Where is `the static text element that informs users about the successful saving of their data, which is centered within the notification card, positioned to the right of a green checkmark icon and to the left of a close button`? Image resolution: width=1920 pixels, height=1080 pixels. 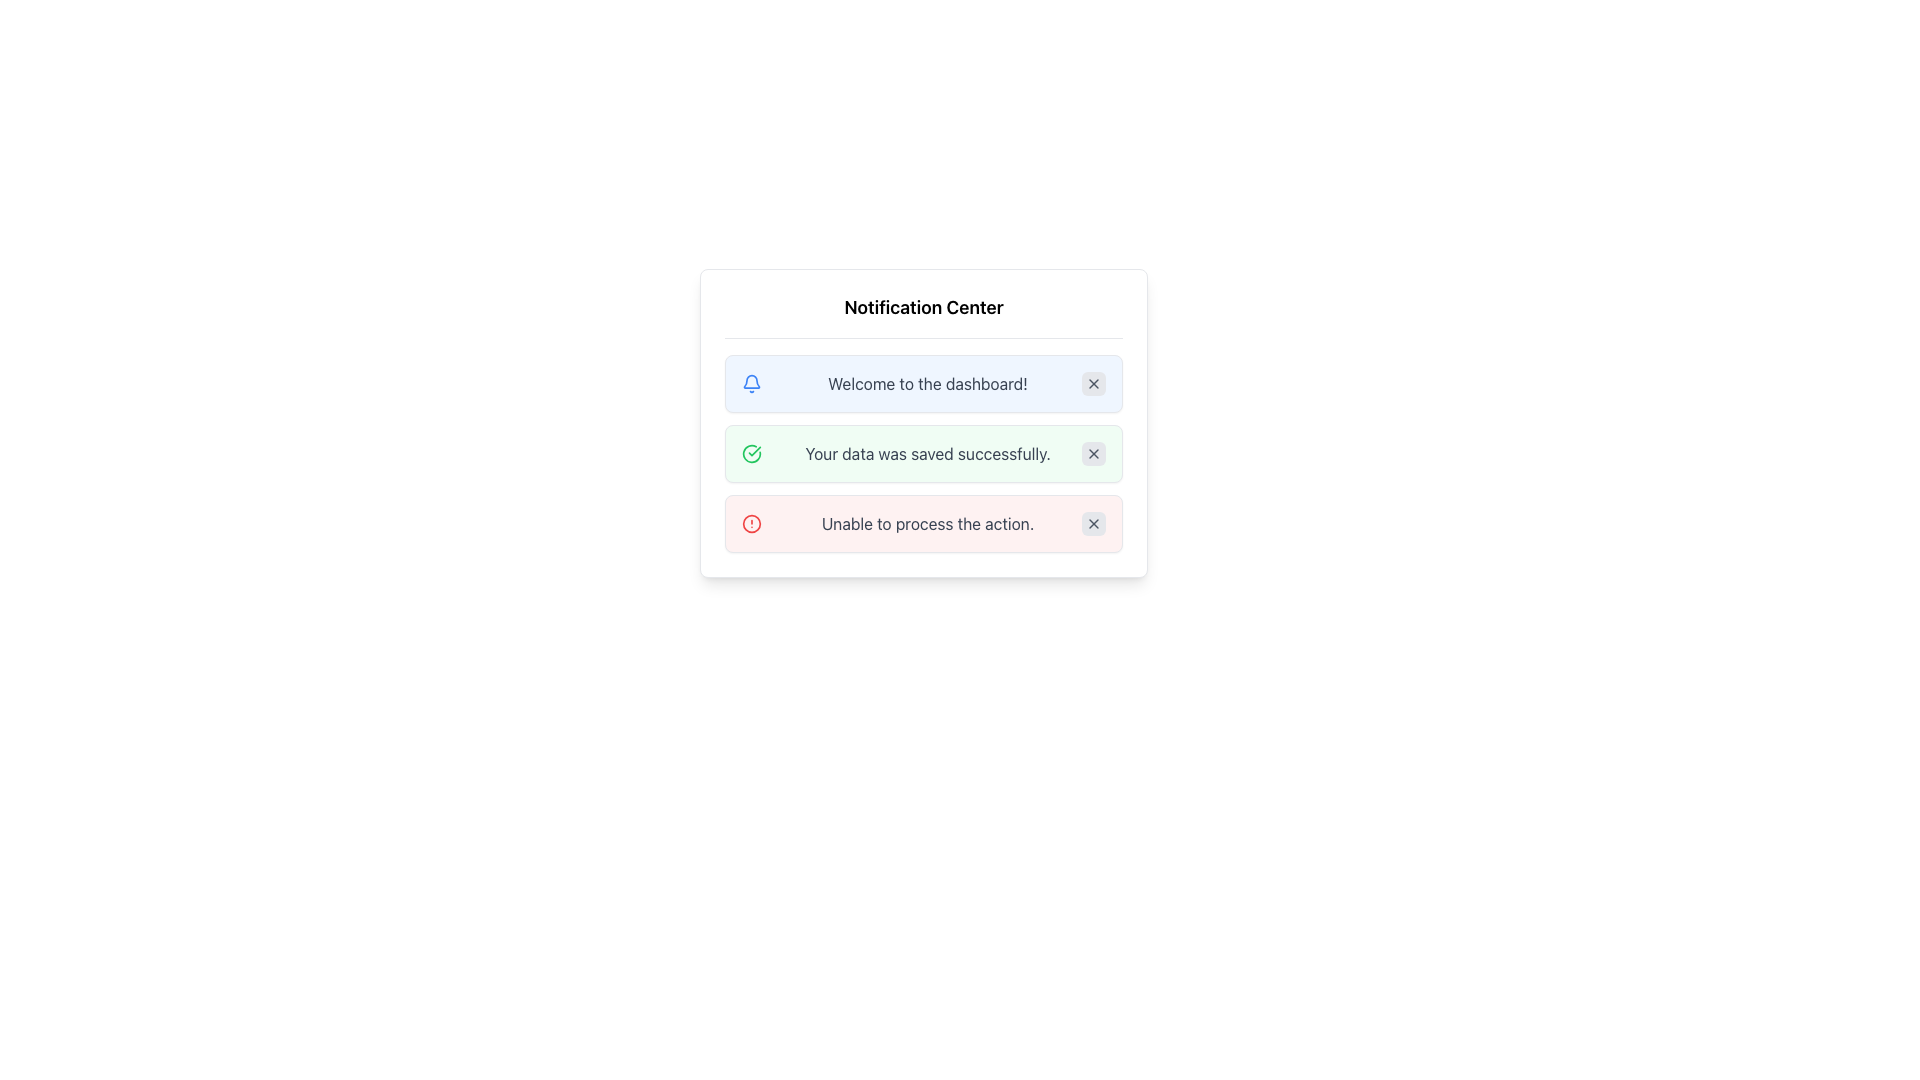
the static text element that informs users about the successful saving of their data, which is centered within the notification card, positioned to the right of a green checkmark icon and to the left of a close button is located at coordinates (926, 454).